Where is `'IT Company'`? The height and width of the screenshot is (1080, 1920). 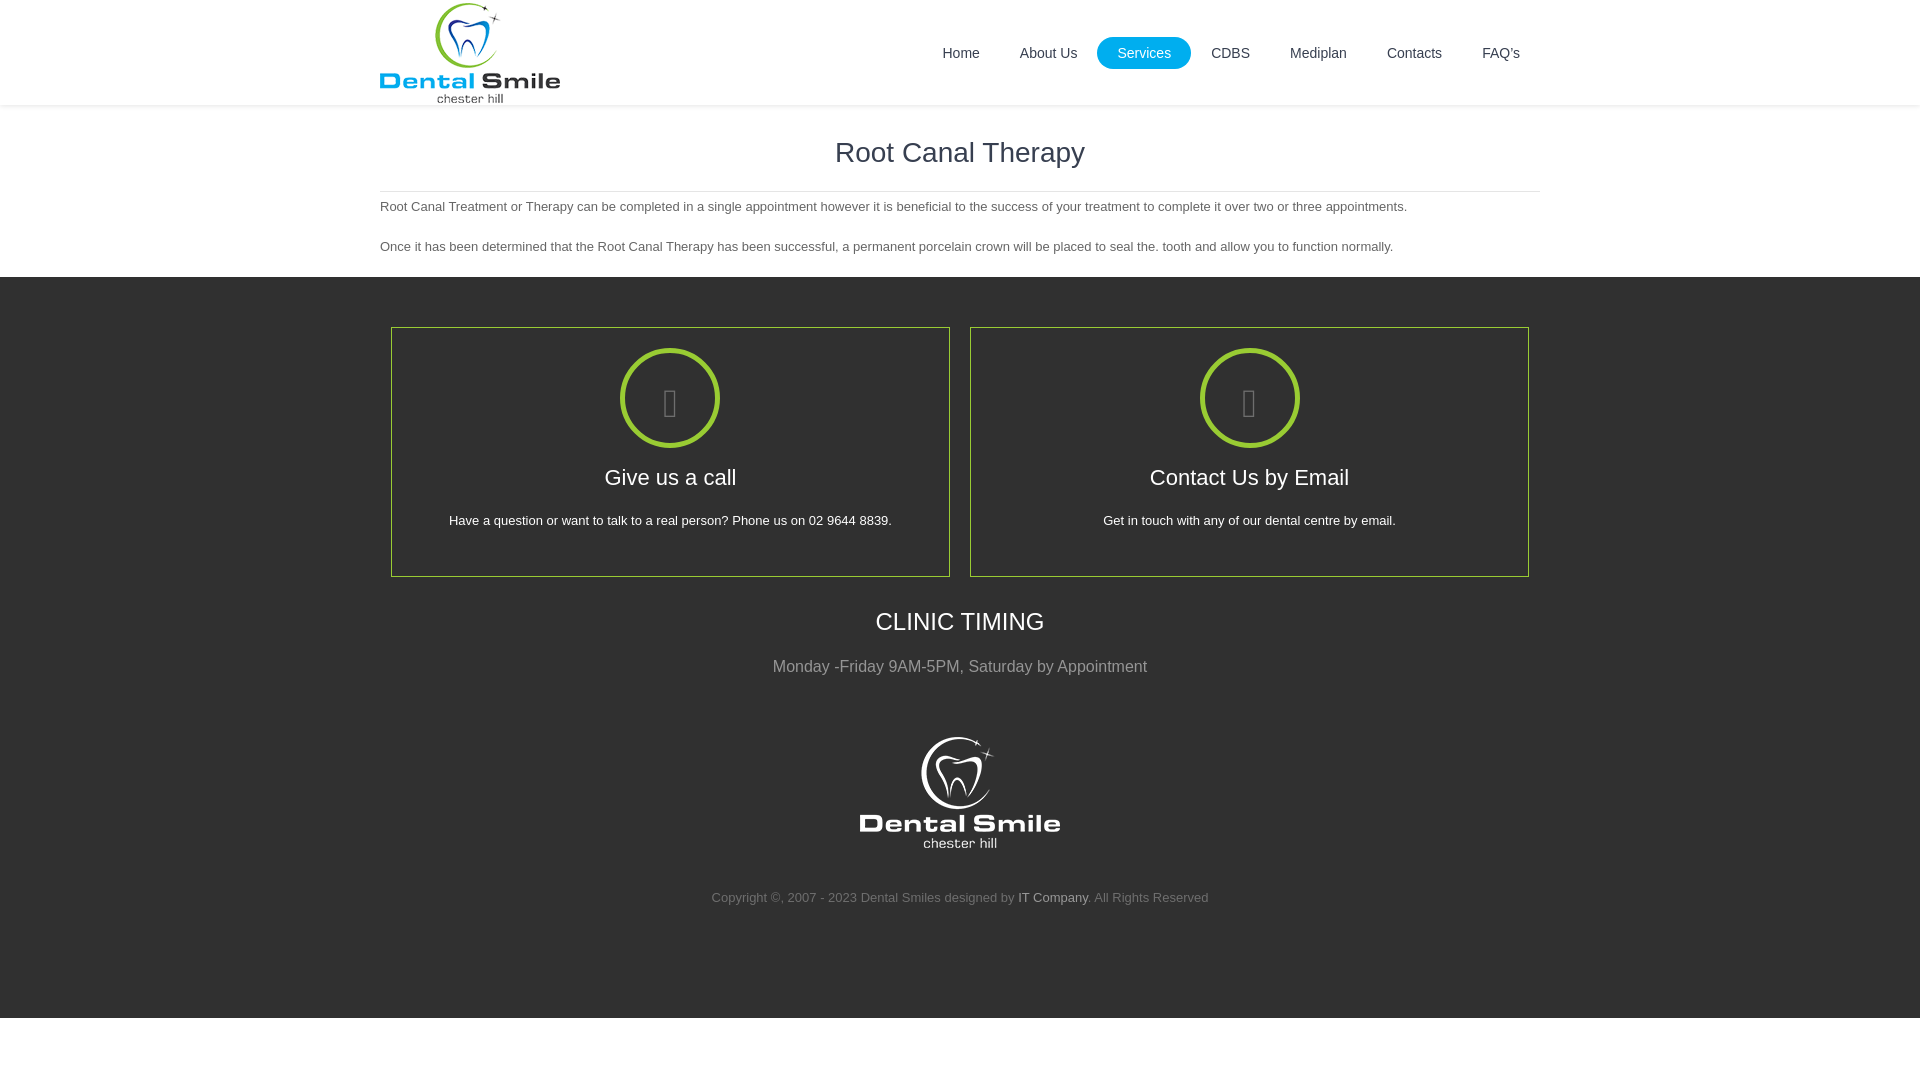
'IT Company' is located at coordinates (1051, 896).